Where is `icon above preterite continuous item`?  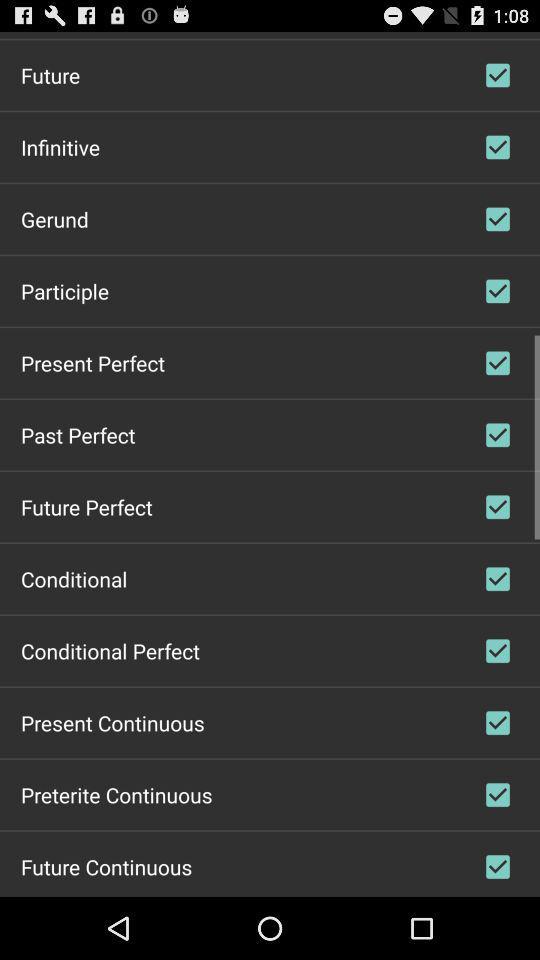 icon above preterite continuous item is located at coordinates (112, 721).